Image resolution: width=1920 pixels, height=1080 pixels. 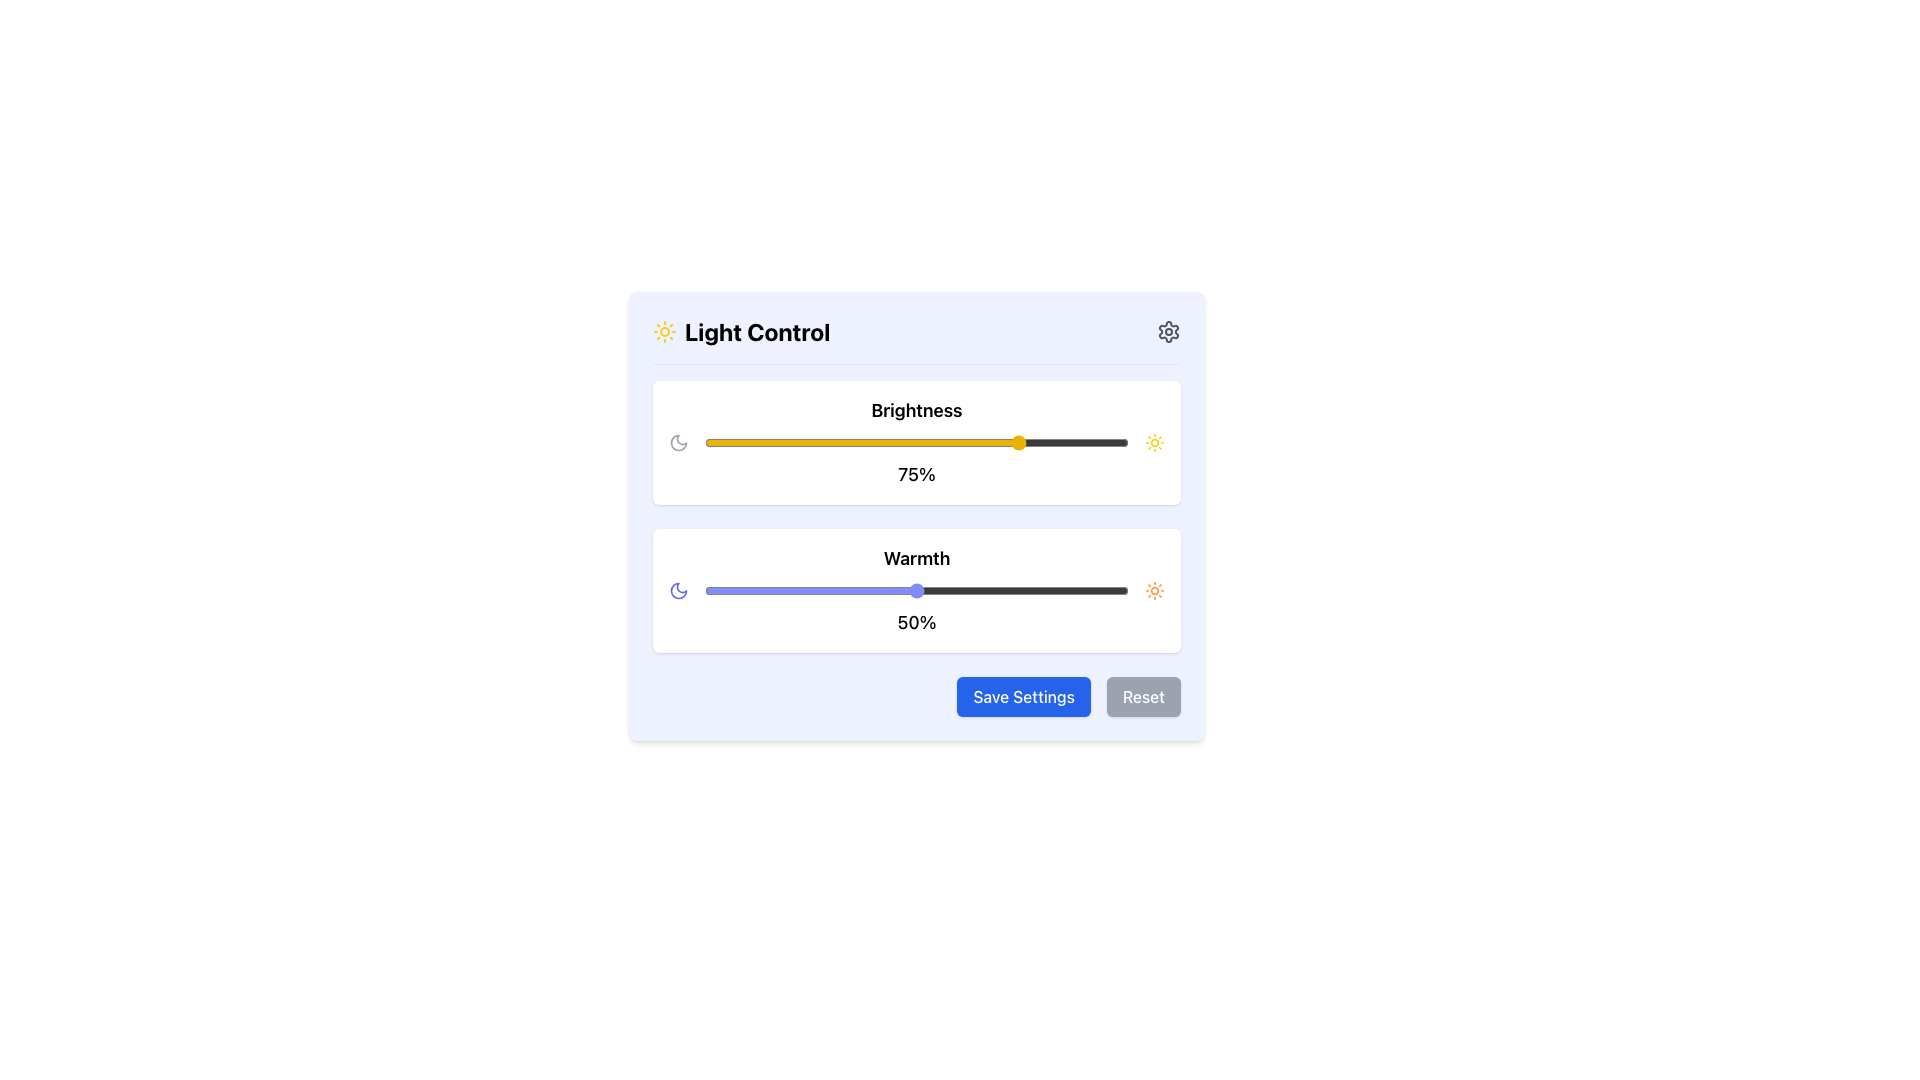 I want to click on the gear icon located in the upper-right corner of the interface, adjacent to the 'Light Control' heading, to gain additional information or indications, so click(x=1169, y=330).